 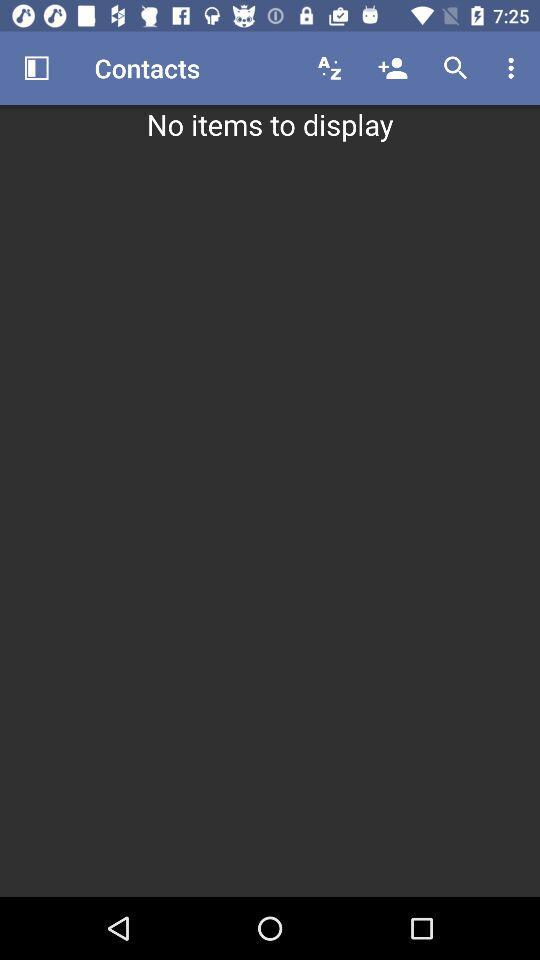 I want to click on the item above no items to item, so click(x=513, y=68).